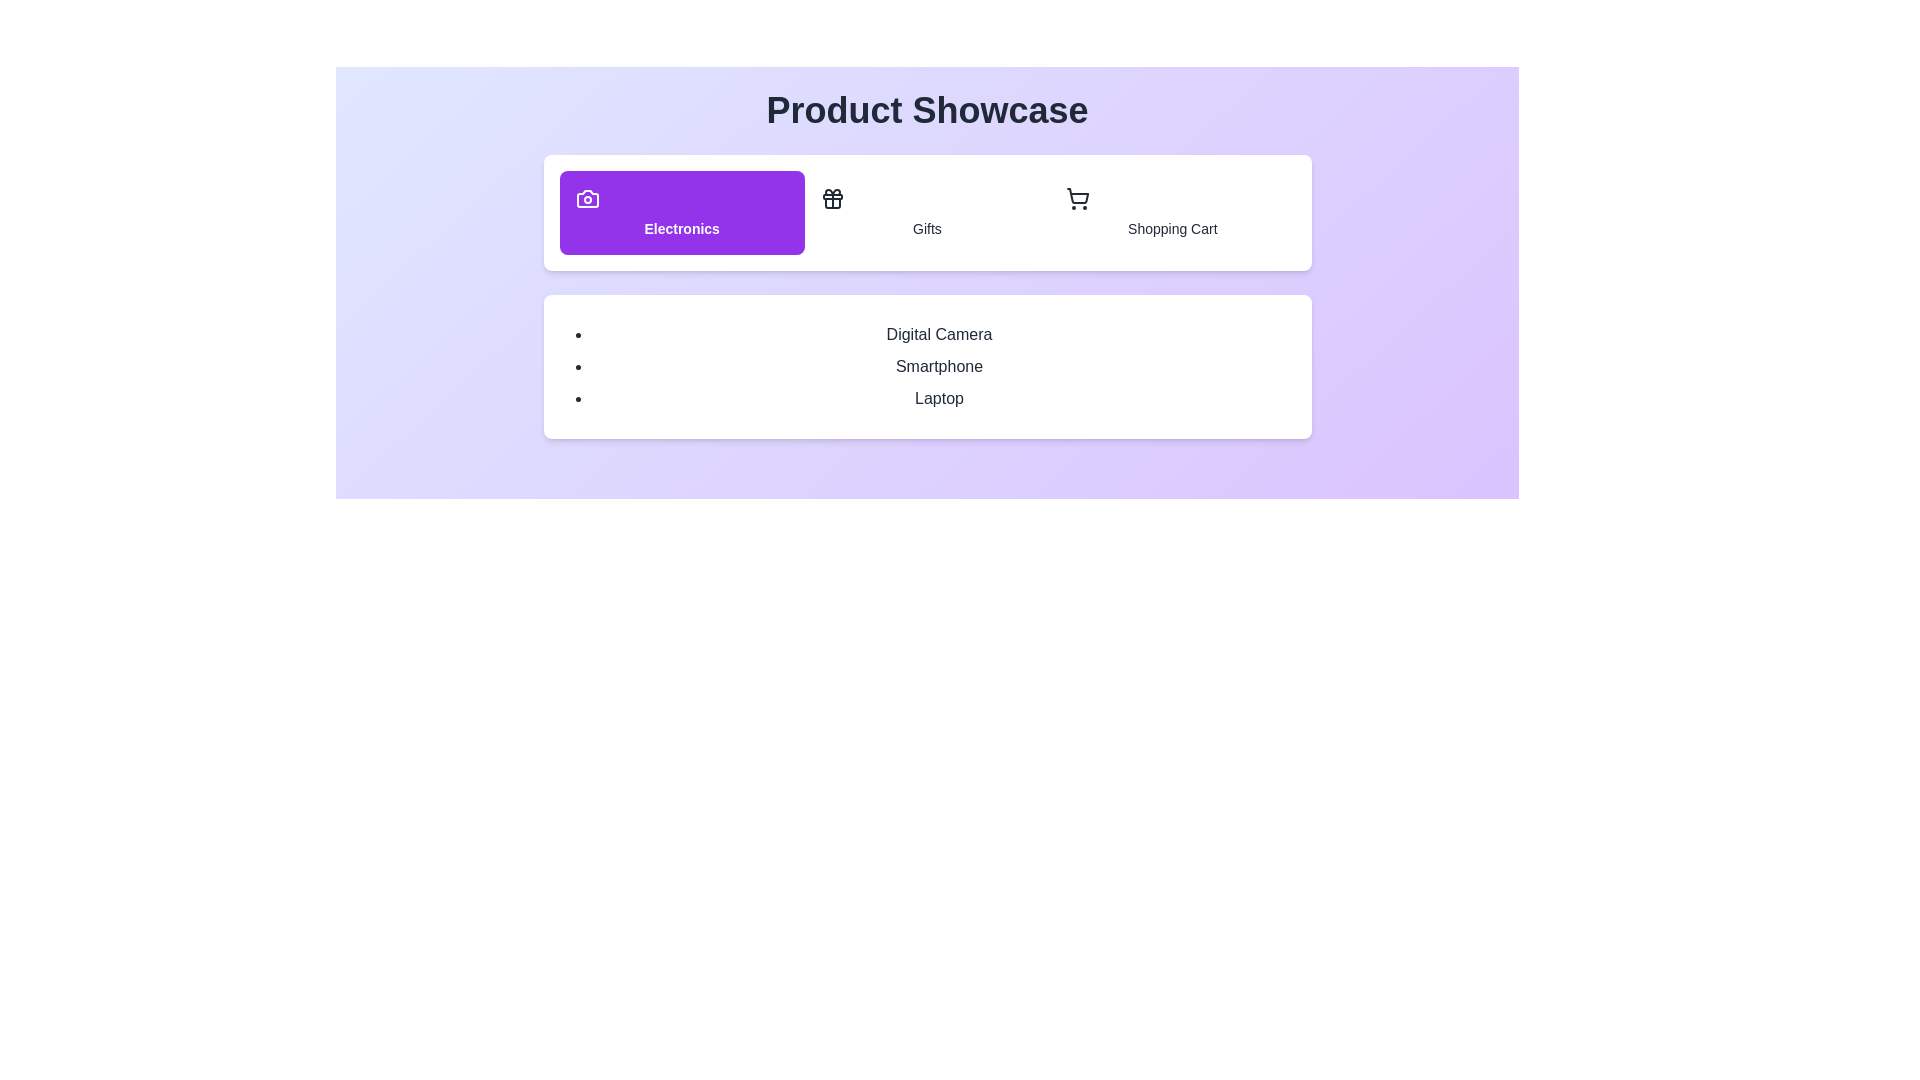  Describe the element at coordinates (832, 196) in the screenshot. I see `the horizontal ribbon of the gift icon, which is centrally located above the main body of the box within the SVG element` at that location.